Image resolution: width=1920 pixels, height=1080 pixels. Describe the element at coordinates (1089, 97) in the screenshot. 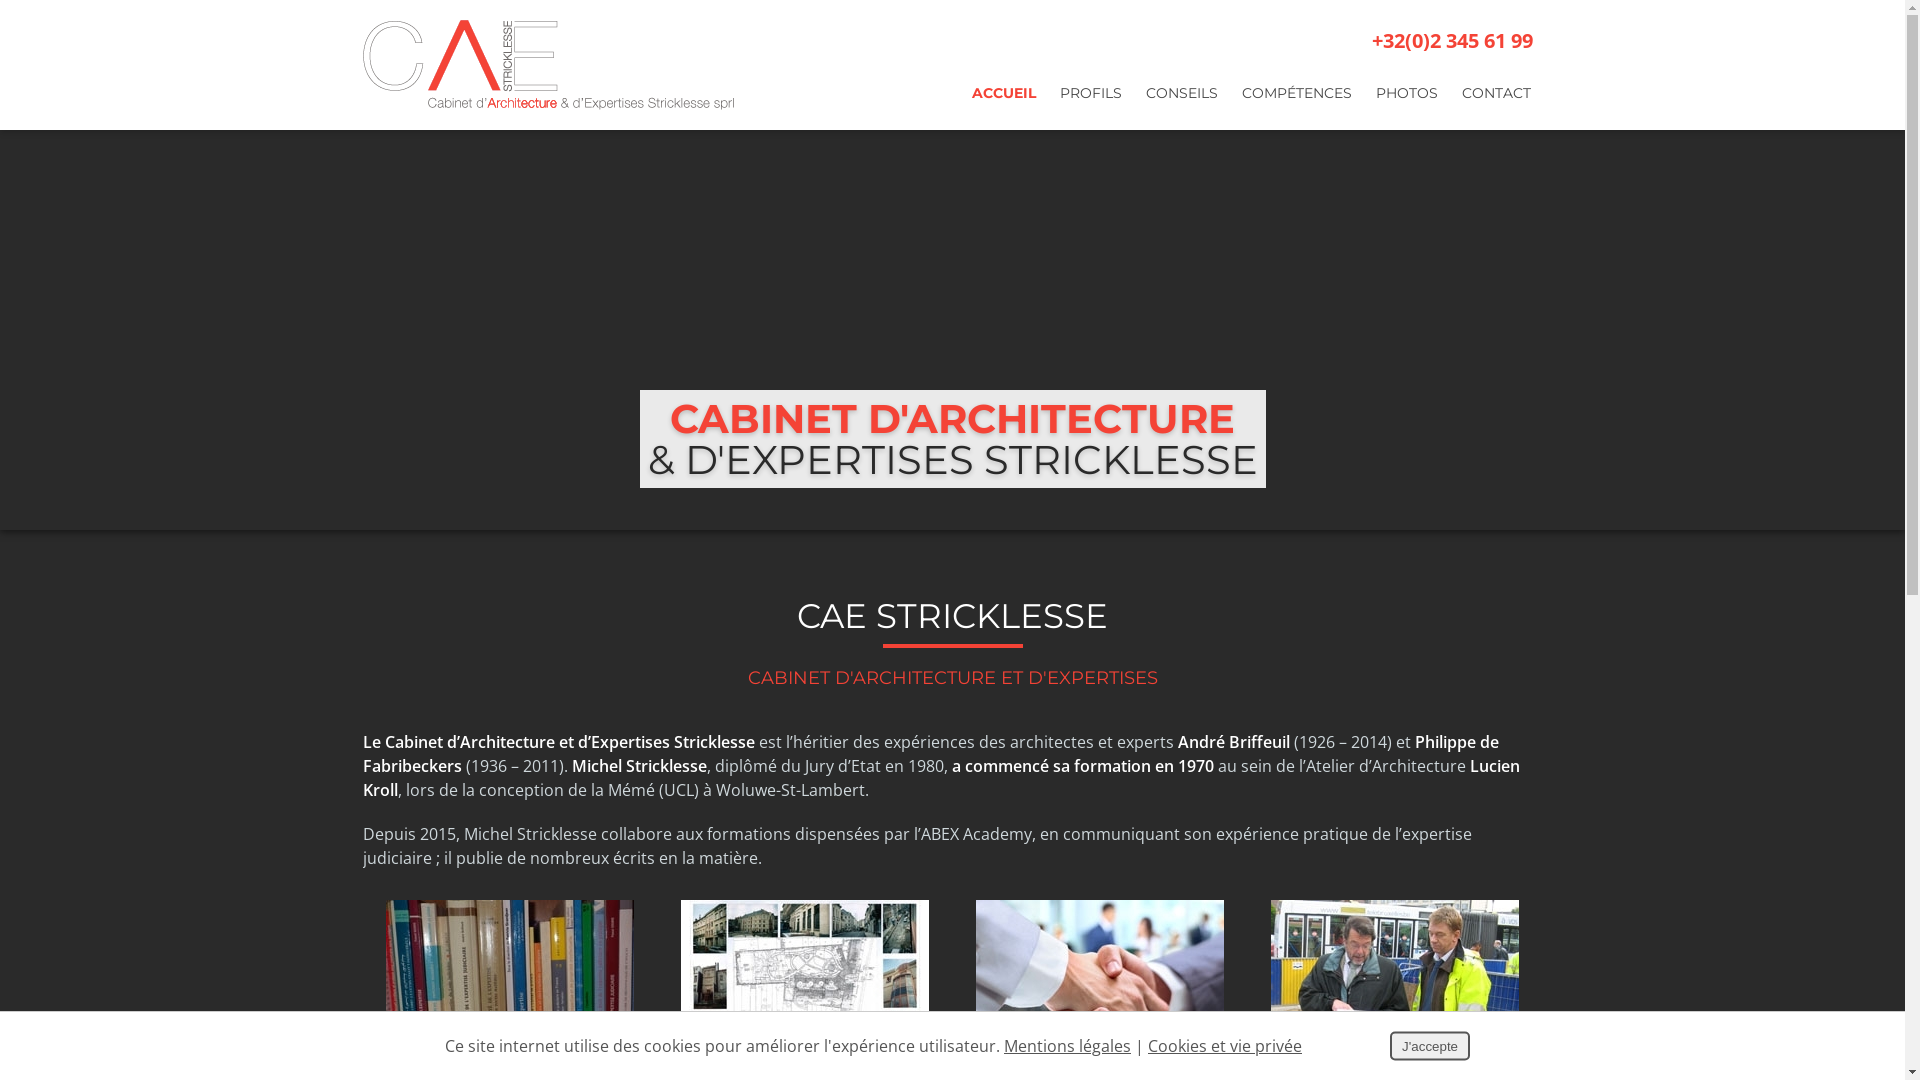

I see `'PROFILS'` at that location.